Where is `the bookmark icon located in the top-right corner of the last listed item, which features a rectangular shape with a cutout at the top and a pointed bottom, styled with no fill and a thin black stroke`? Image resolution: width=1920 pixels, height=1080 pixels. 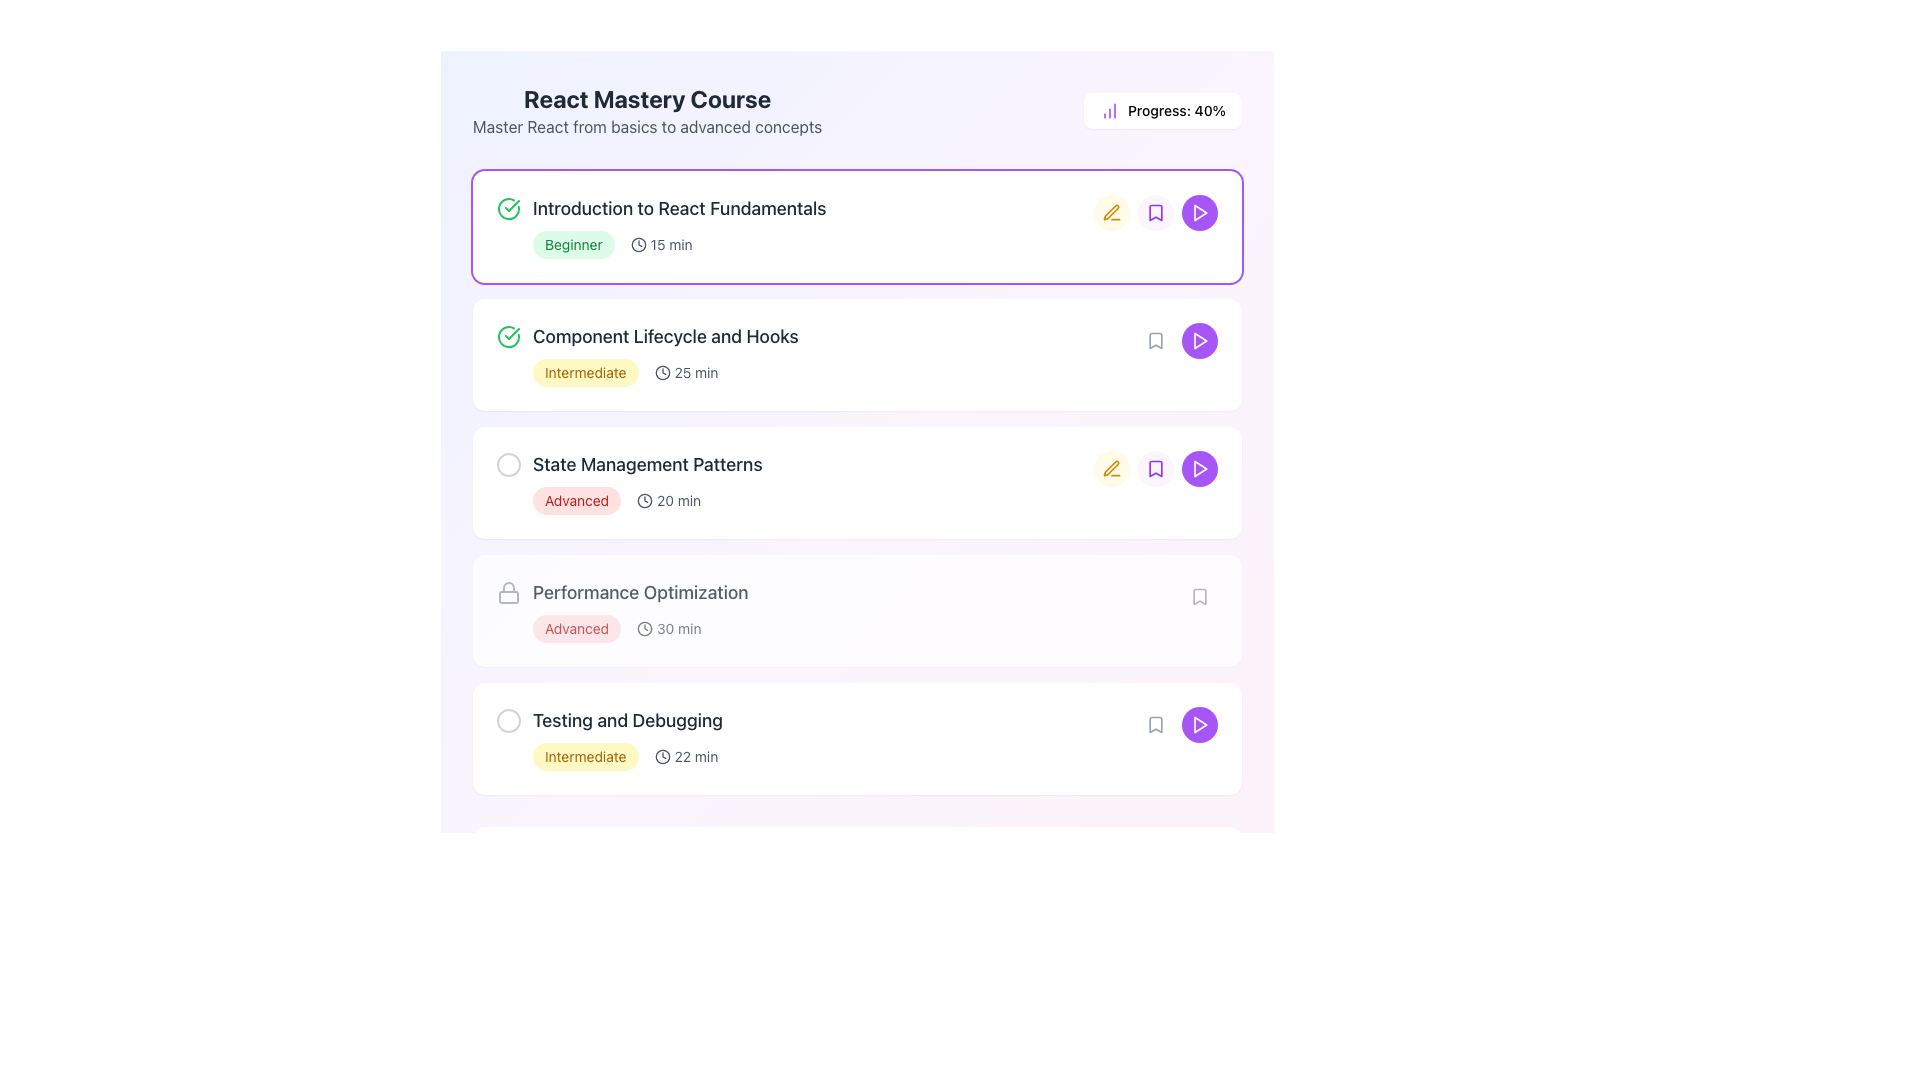
the bookmark icon located in the top-right corner of the last listed item, which features a rectangular shape with a cutout at the top and a pointed bottom, styled with no fill and a thin black stroke is located at coordinates (1156, 725).